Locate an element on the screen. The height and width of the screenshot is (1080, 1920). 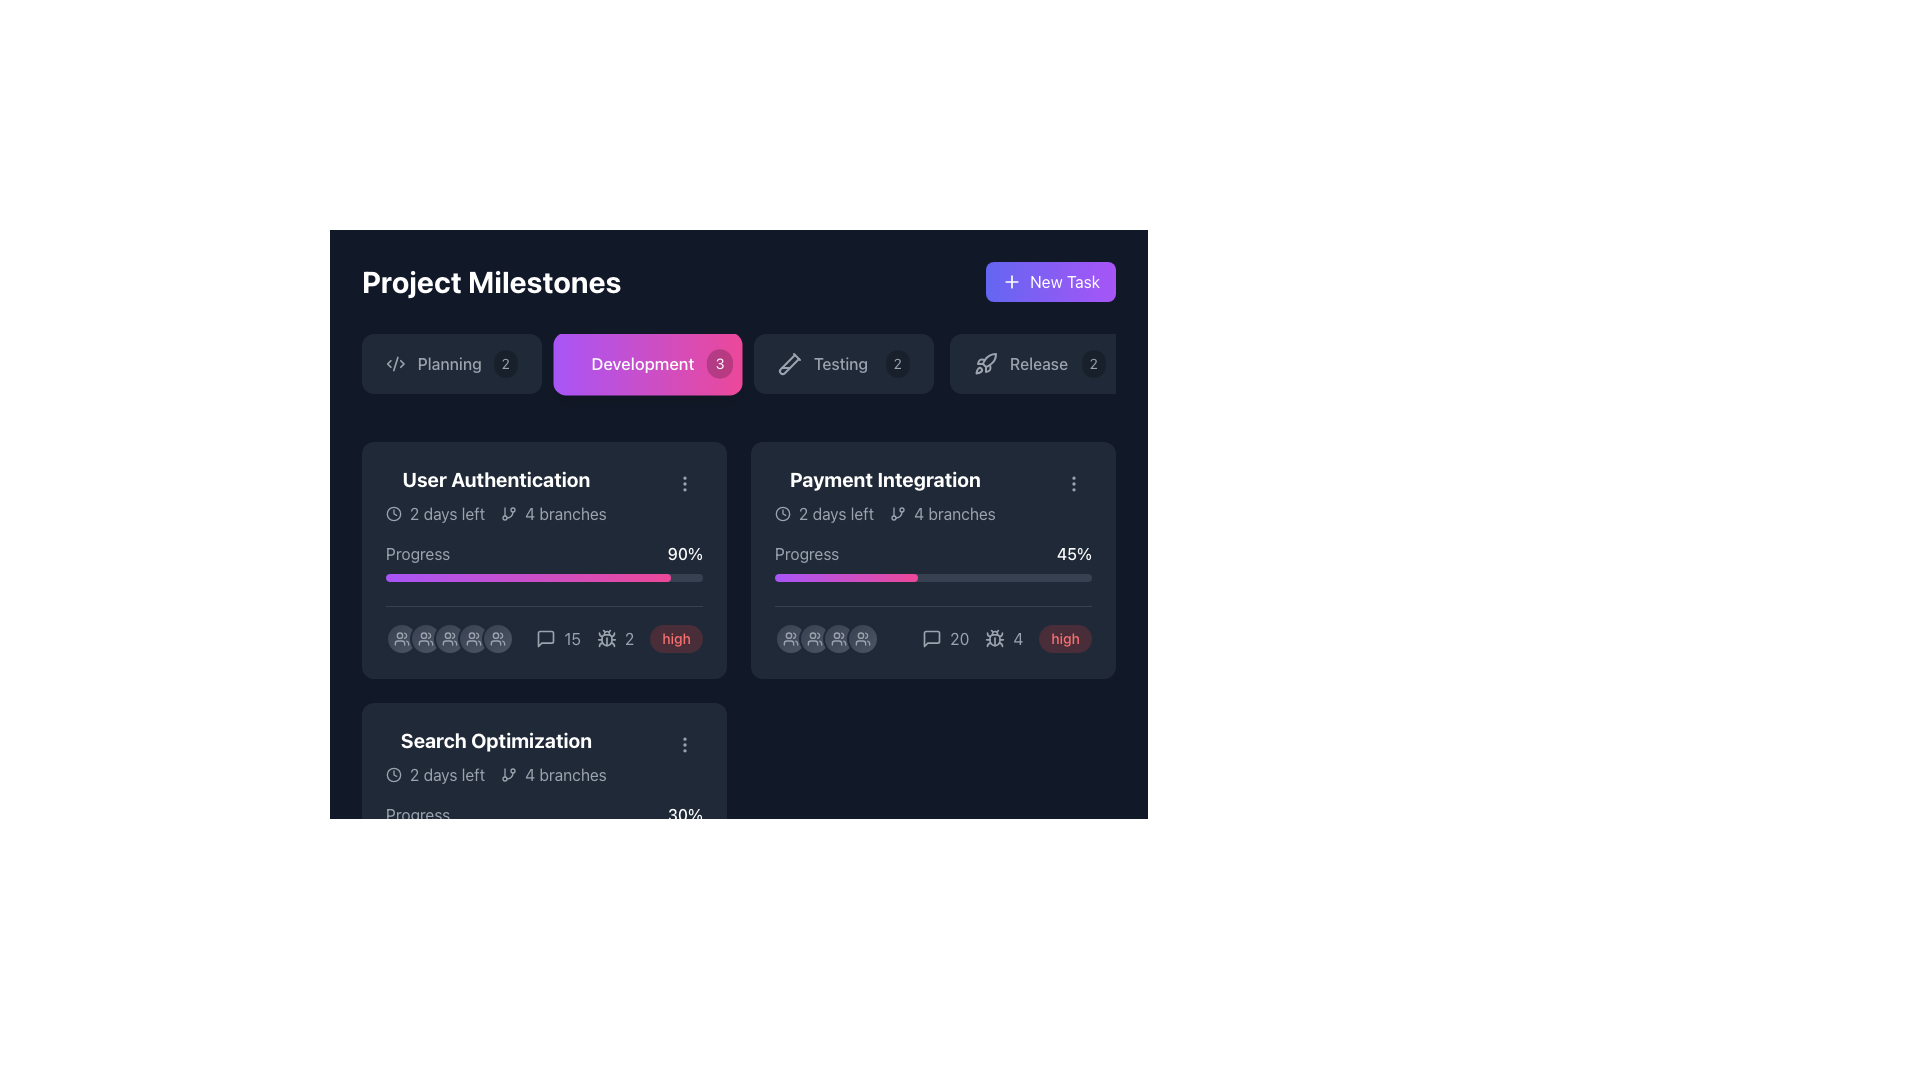
the circular clock icon located above the '2 days left' text in the 'User Authentication' card is located at coordinates (393, 512).